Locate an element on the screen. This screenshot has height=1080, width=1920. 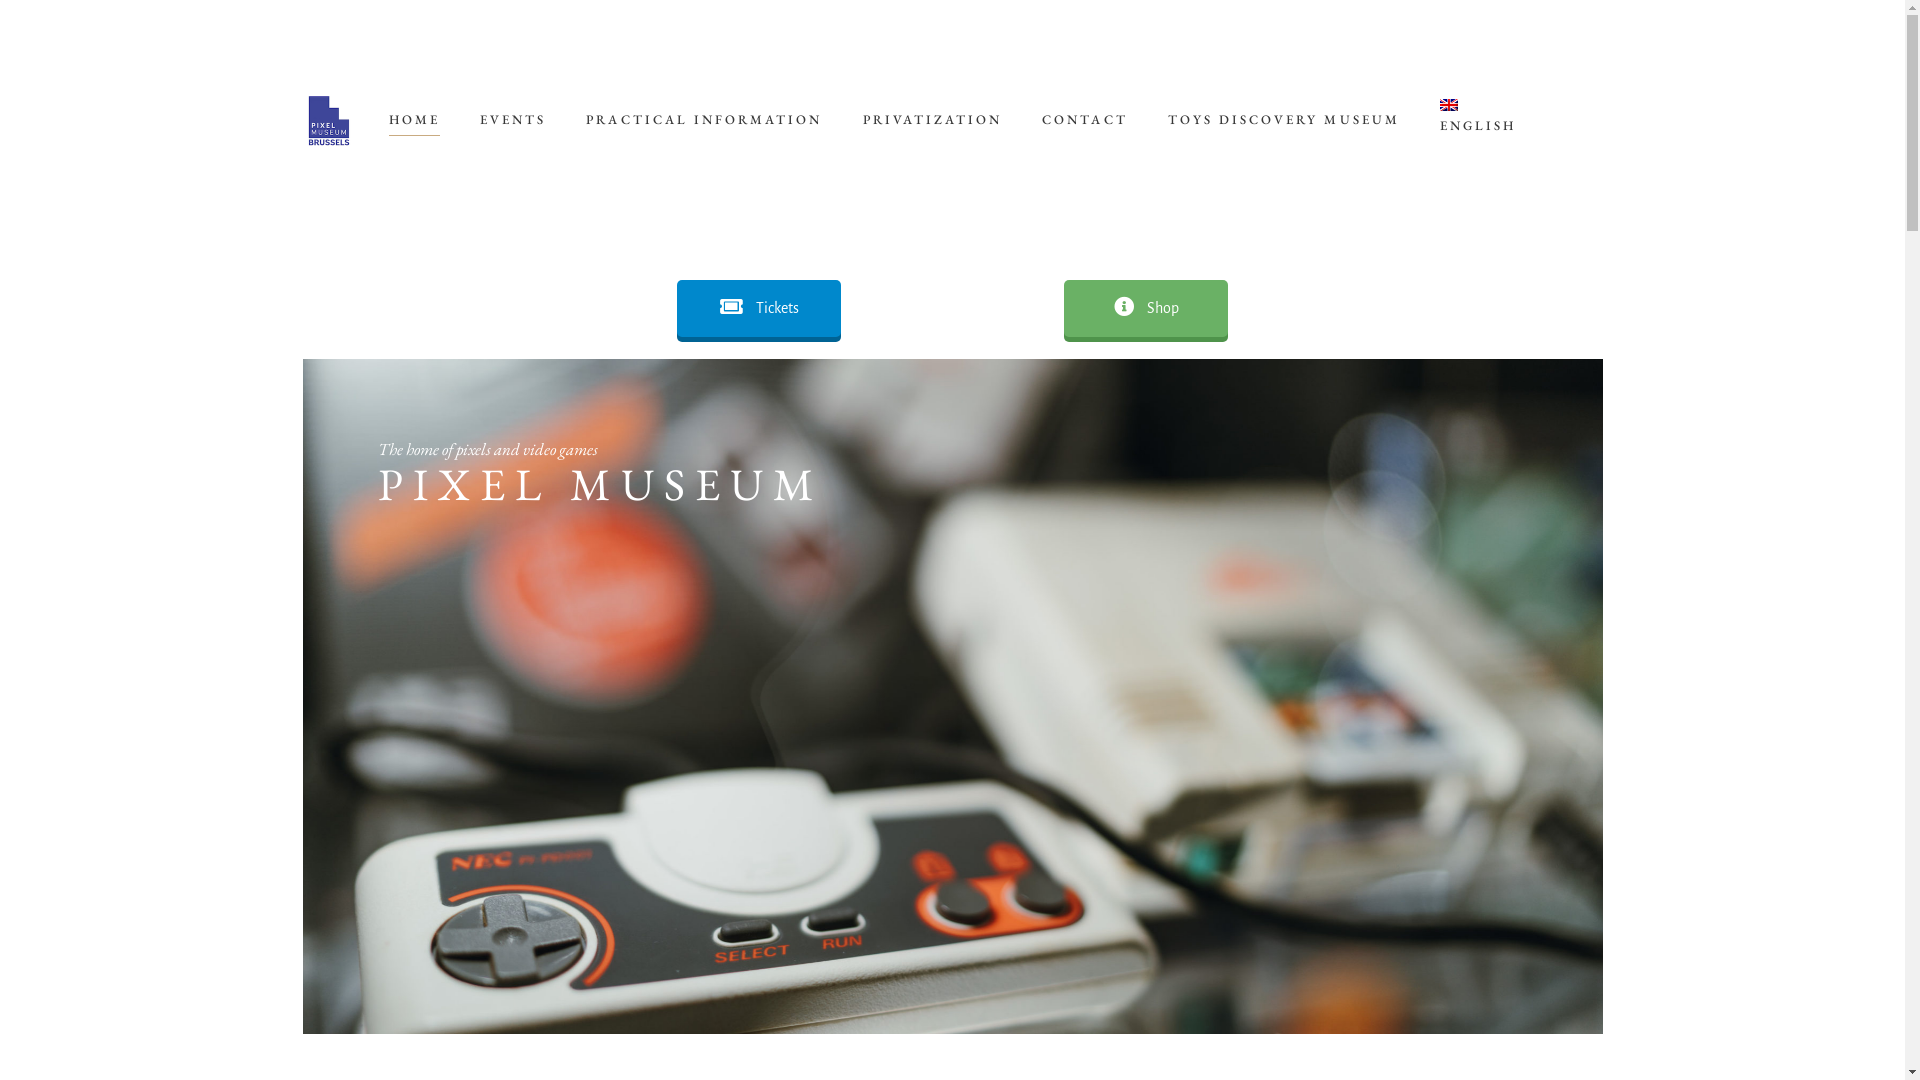
'Tickets' is located at coordinates (757, 308).